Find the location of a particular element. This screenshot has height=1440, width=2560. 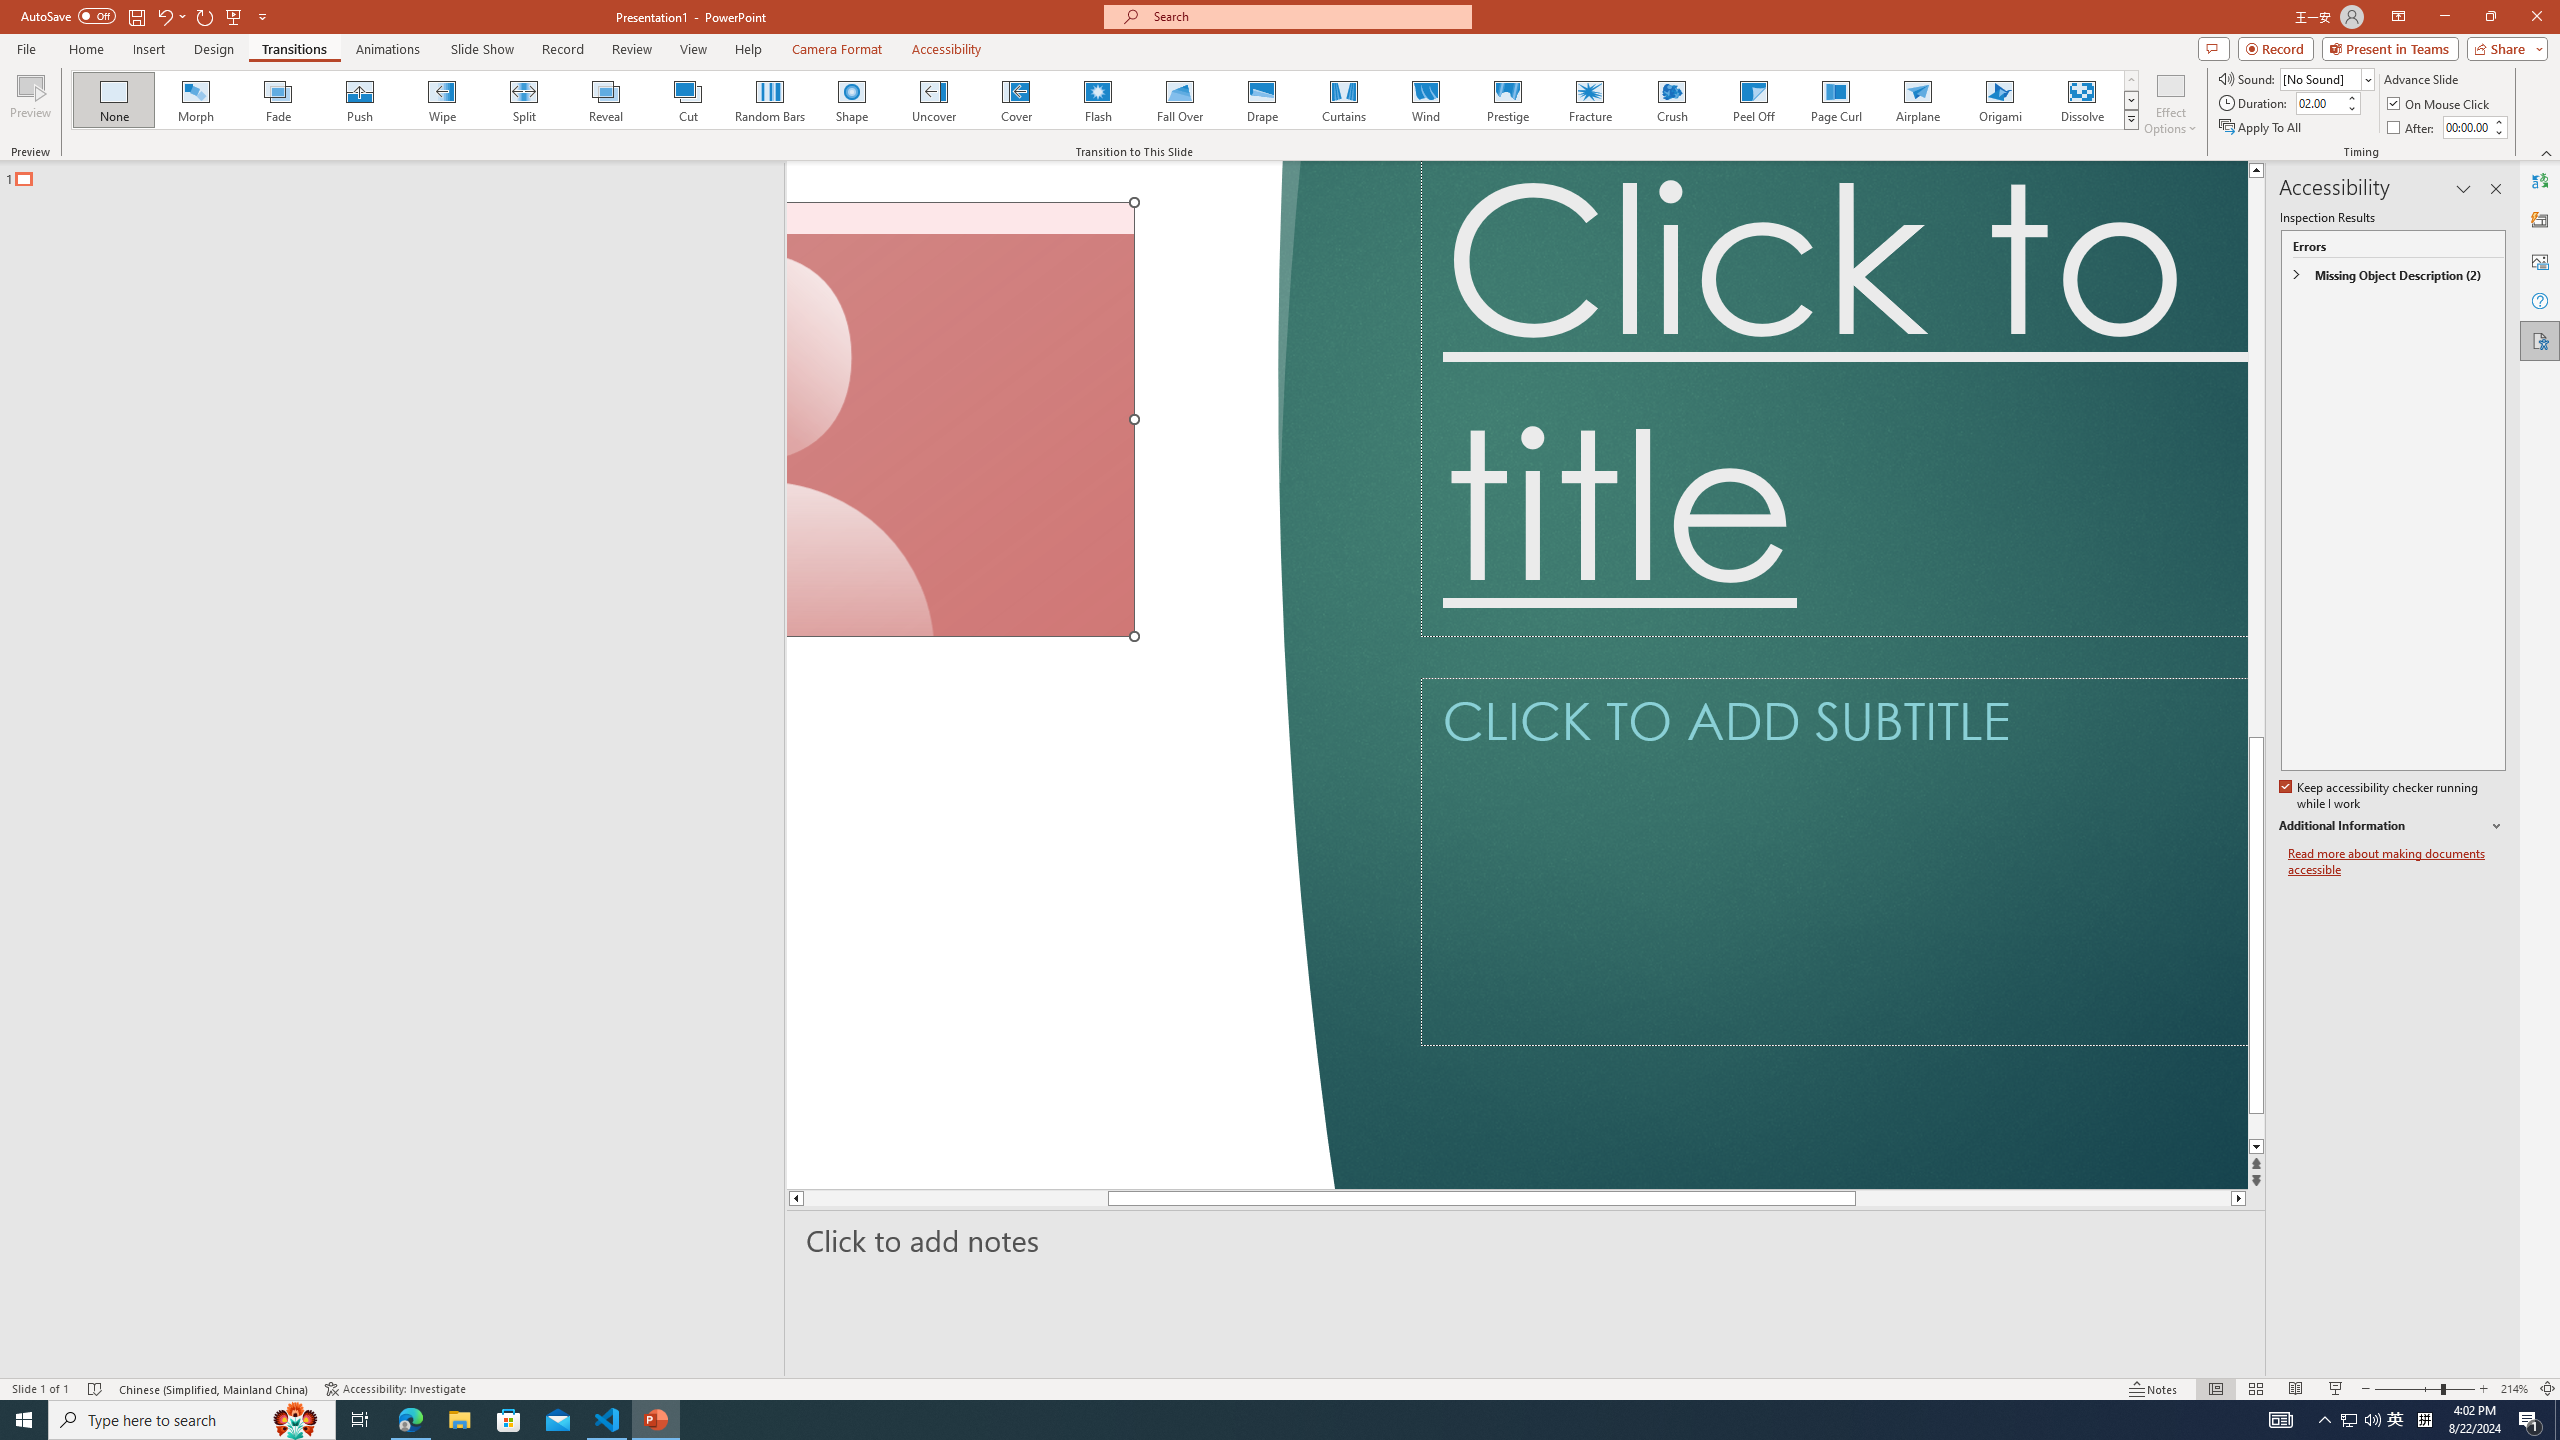

'Slide Notes' is located at coordinates (1526, 1240).